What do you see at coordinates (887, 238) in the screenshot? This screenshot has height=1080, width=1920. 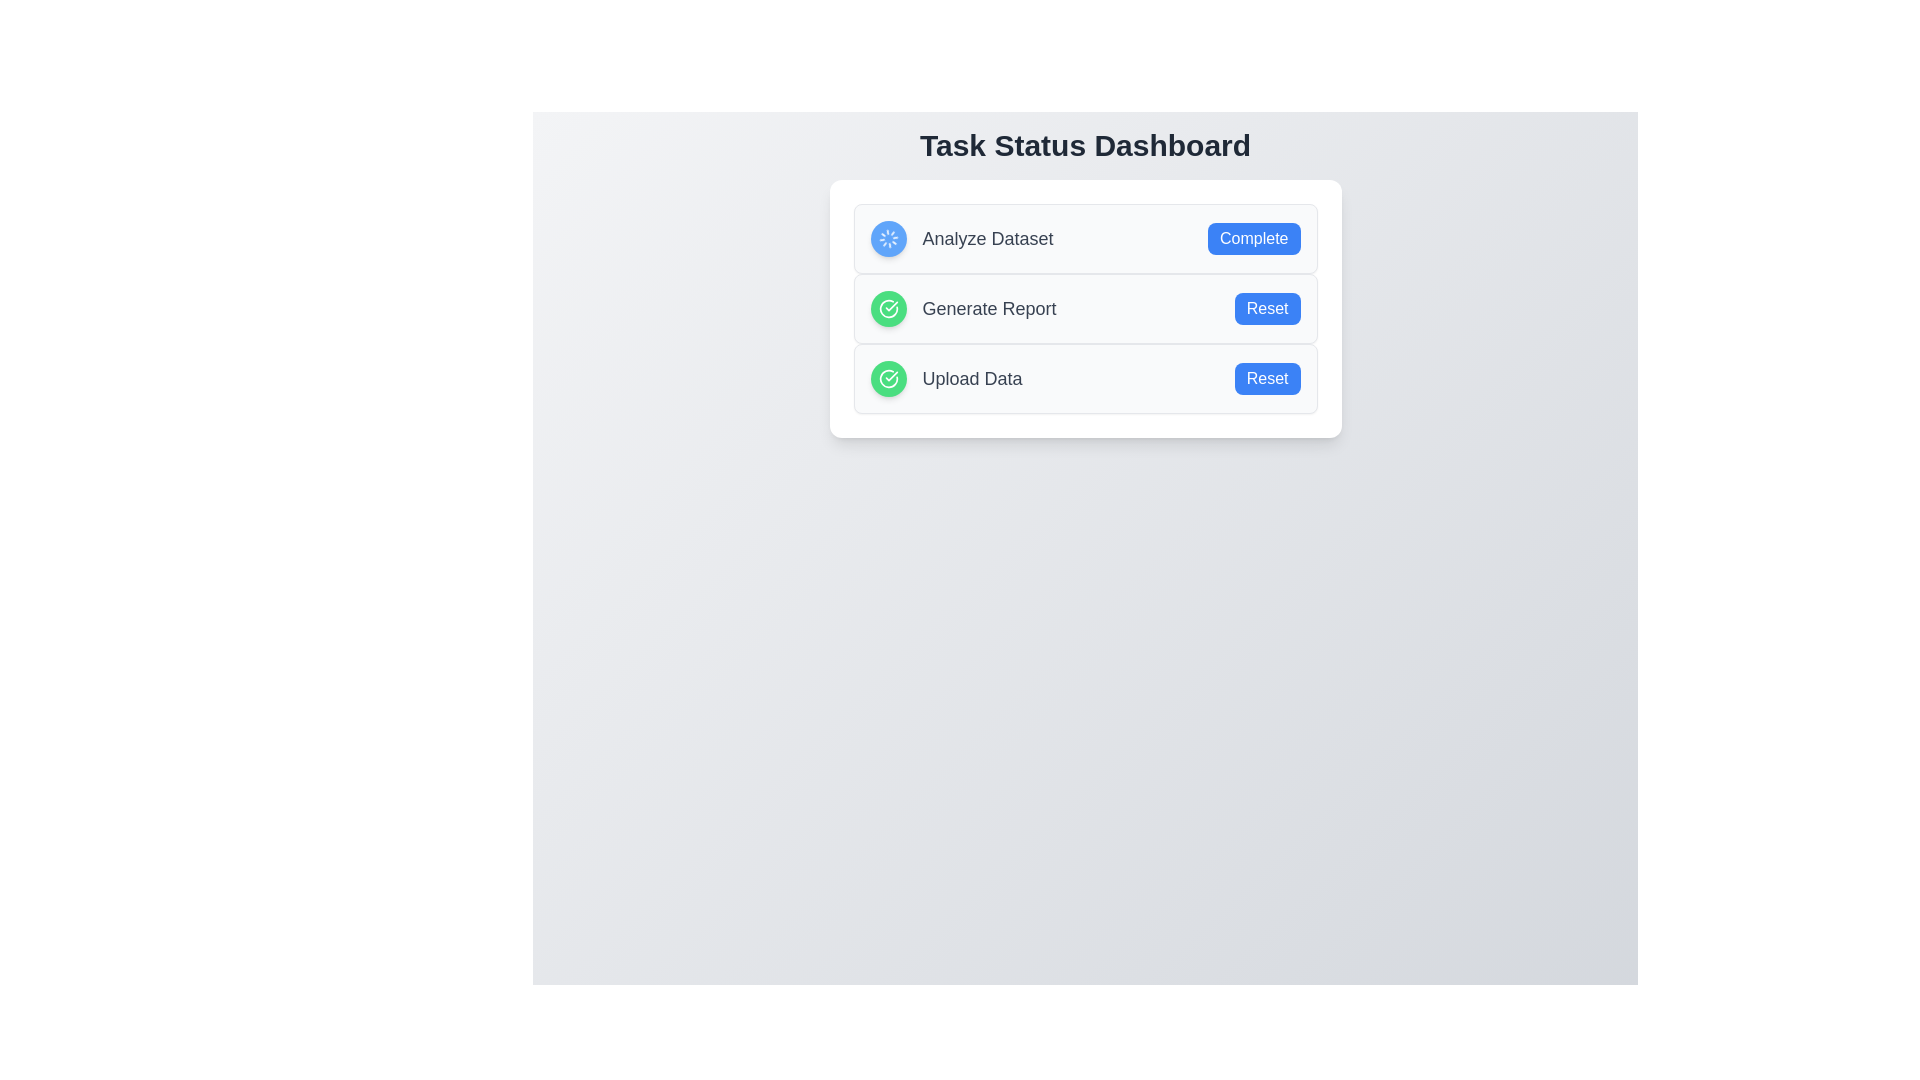 I see `the rotating circular loader icon with a blue background, located near the top-left, aligned left to the 'Analyze Dataset' text in the 'Task Status Dashboard' panel` at bounding box center [887, 238].